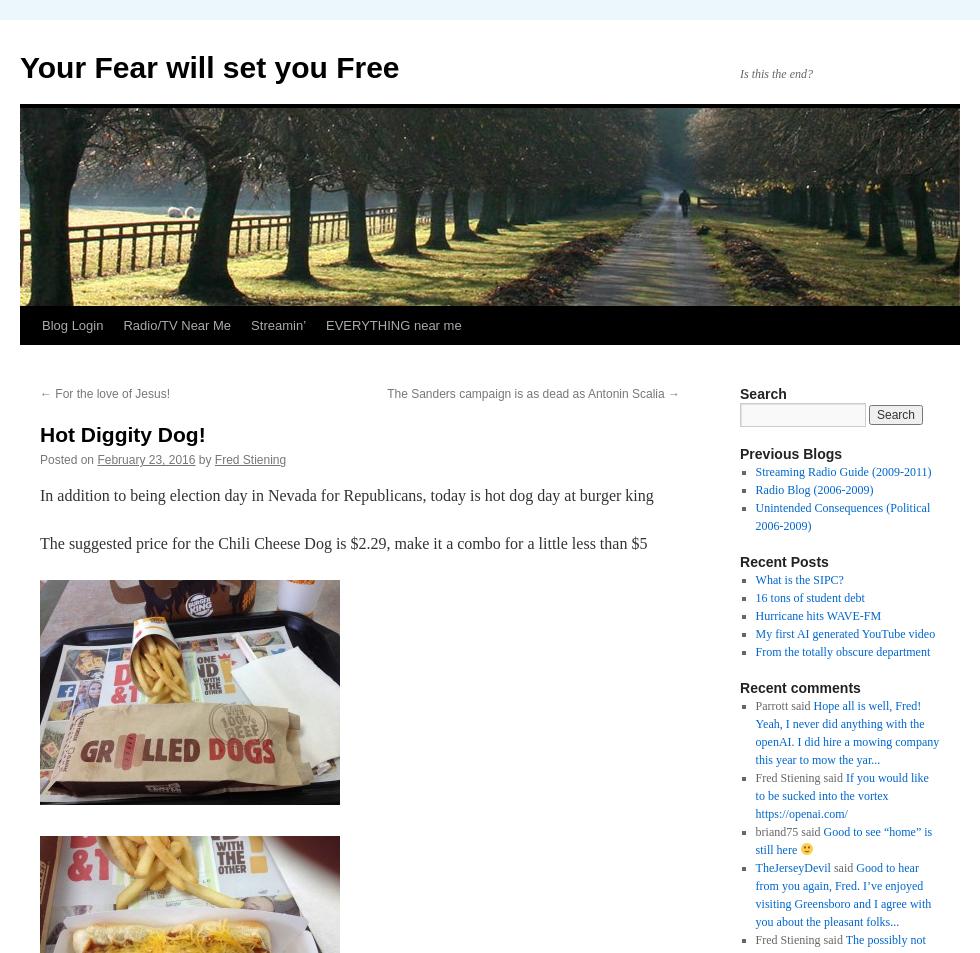 Image resolution: width=980 pixels, height=953 pixels. What do you see at coordinates (809, 598) in the screenshot?
I see `'16 tons of student debt'` at bounding box center [809, 598].